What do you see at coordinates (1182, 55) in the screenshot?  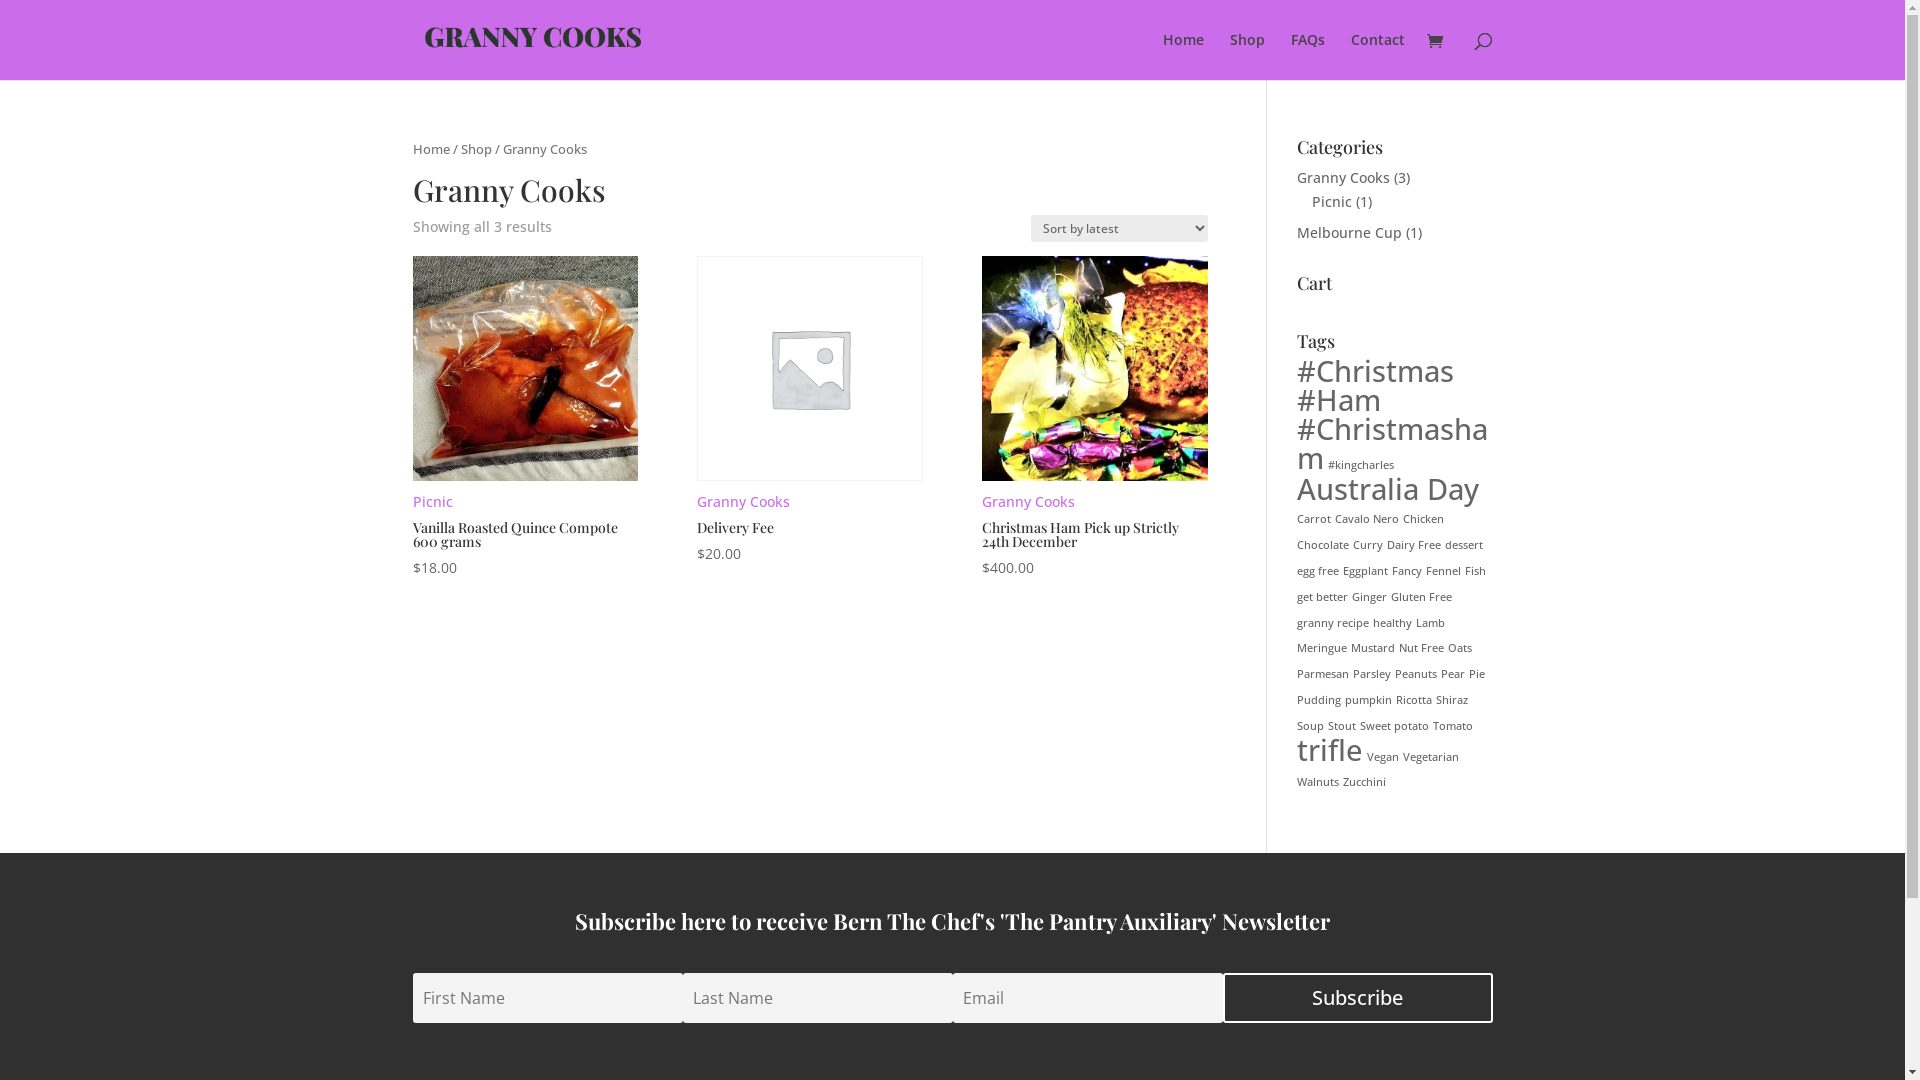 I see `'Home'` at bounding box center [1182, 55].